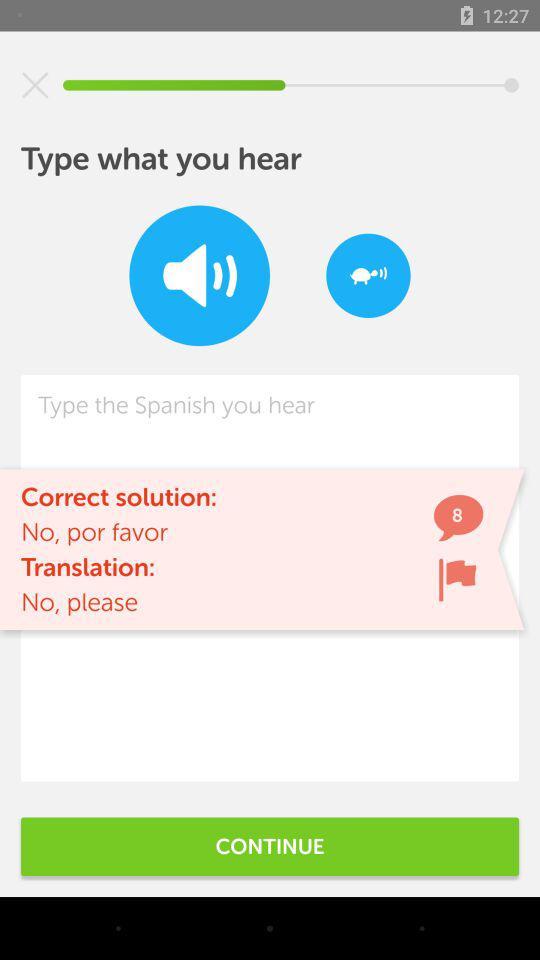  I want to click on stop playing, so click(35, 85).